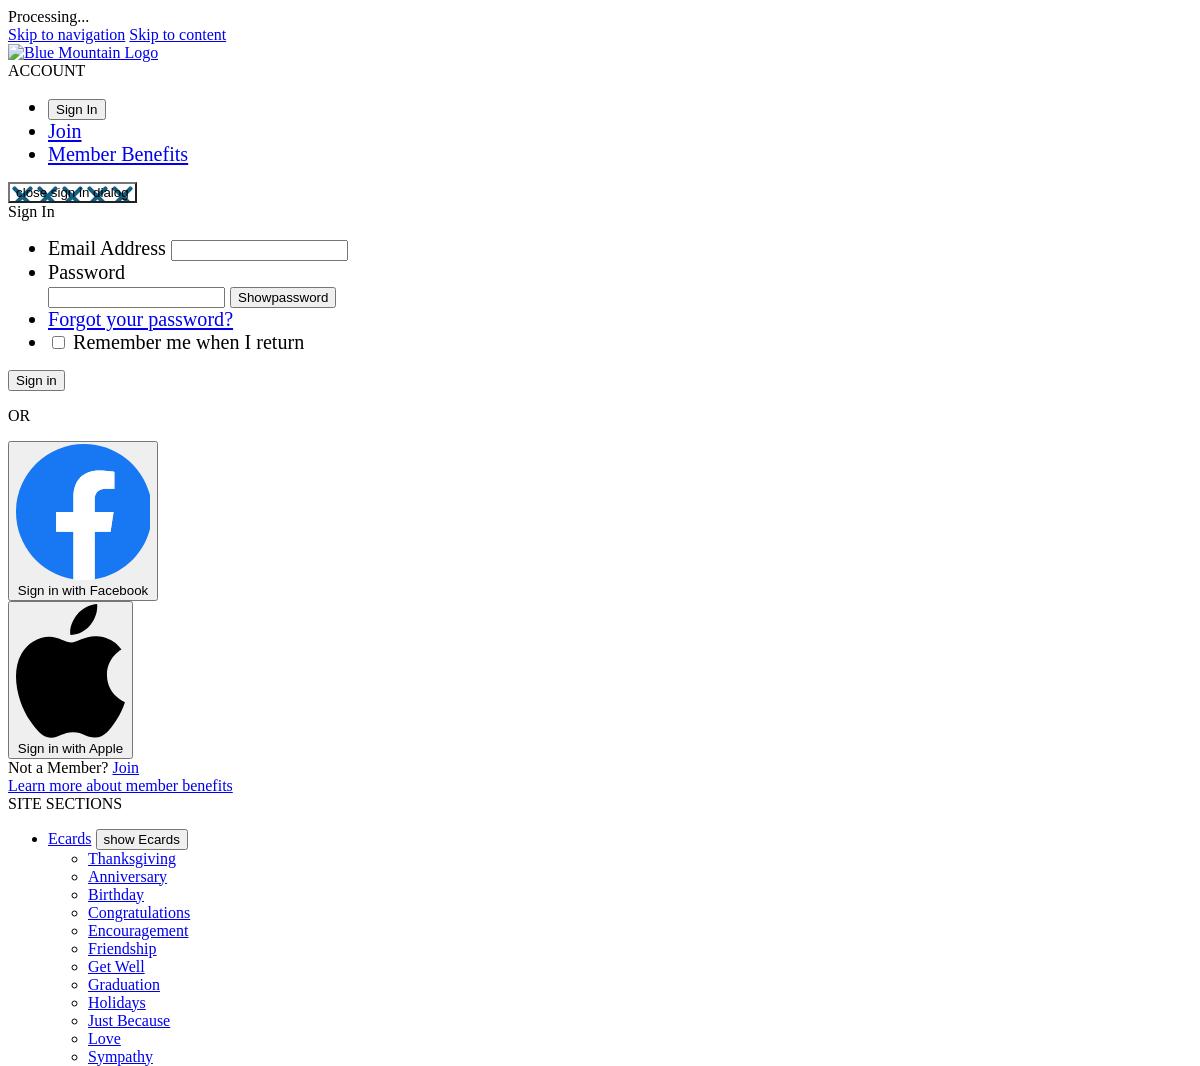 The image size is (1200, 1066). What do you see at coordinates (102, 838) in the screenshot?
I see `'show Ecards'` at bounding box center [102, 838].